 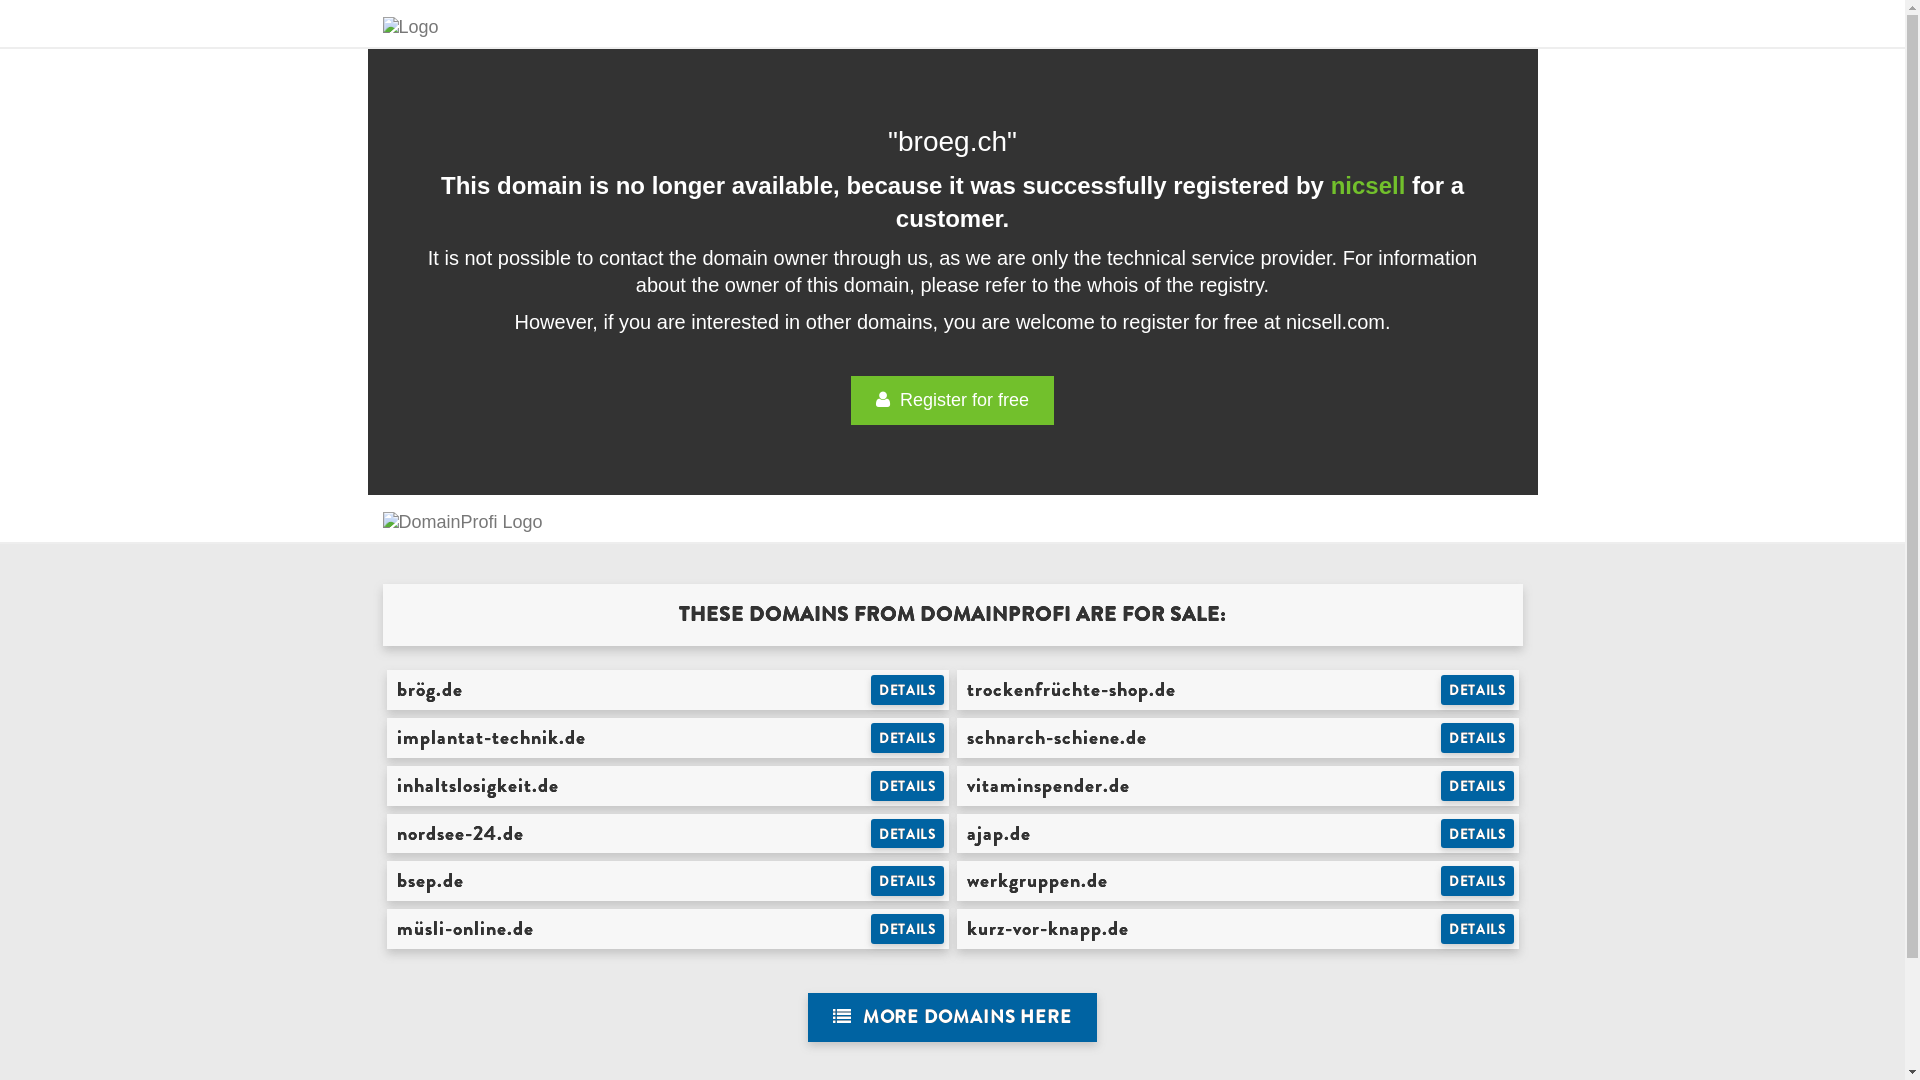 What do you see at coordinates (1477, 929) in the screenshot?
I see `'DETAILS'` at bounding box center [1477, 929].